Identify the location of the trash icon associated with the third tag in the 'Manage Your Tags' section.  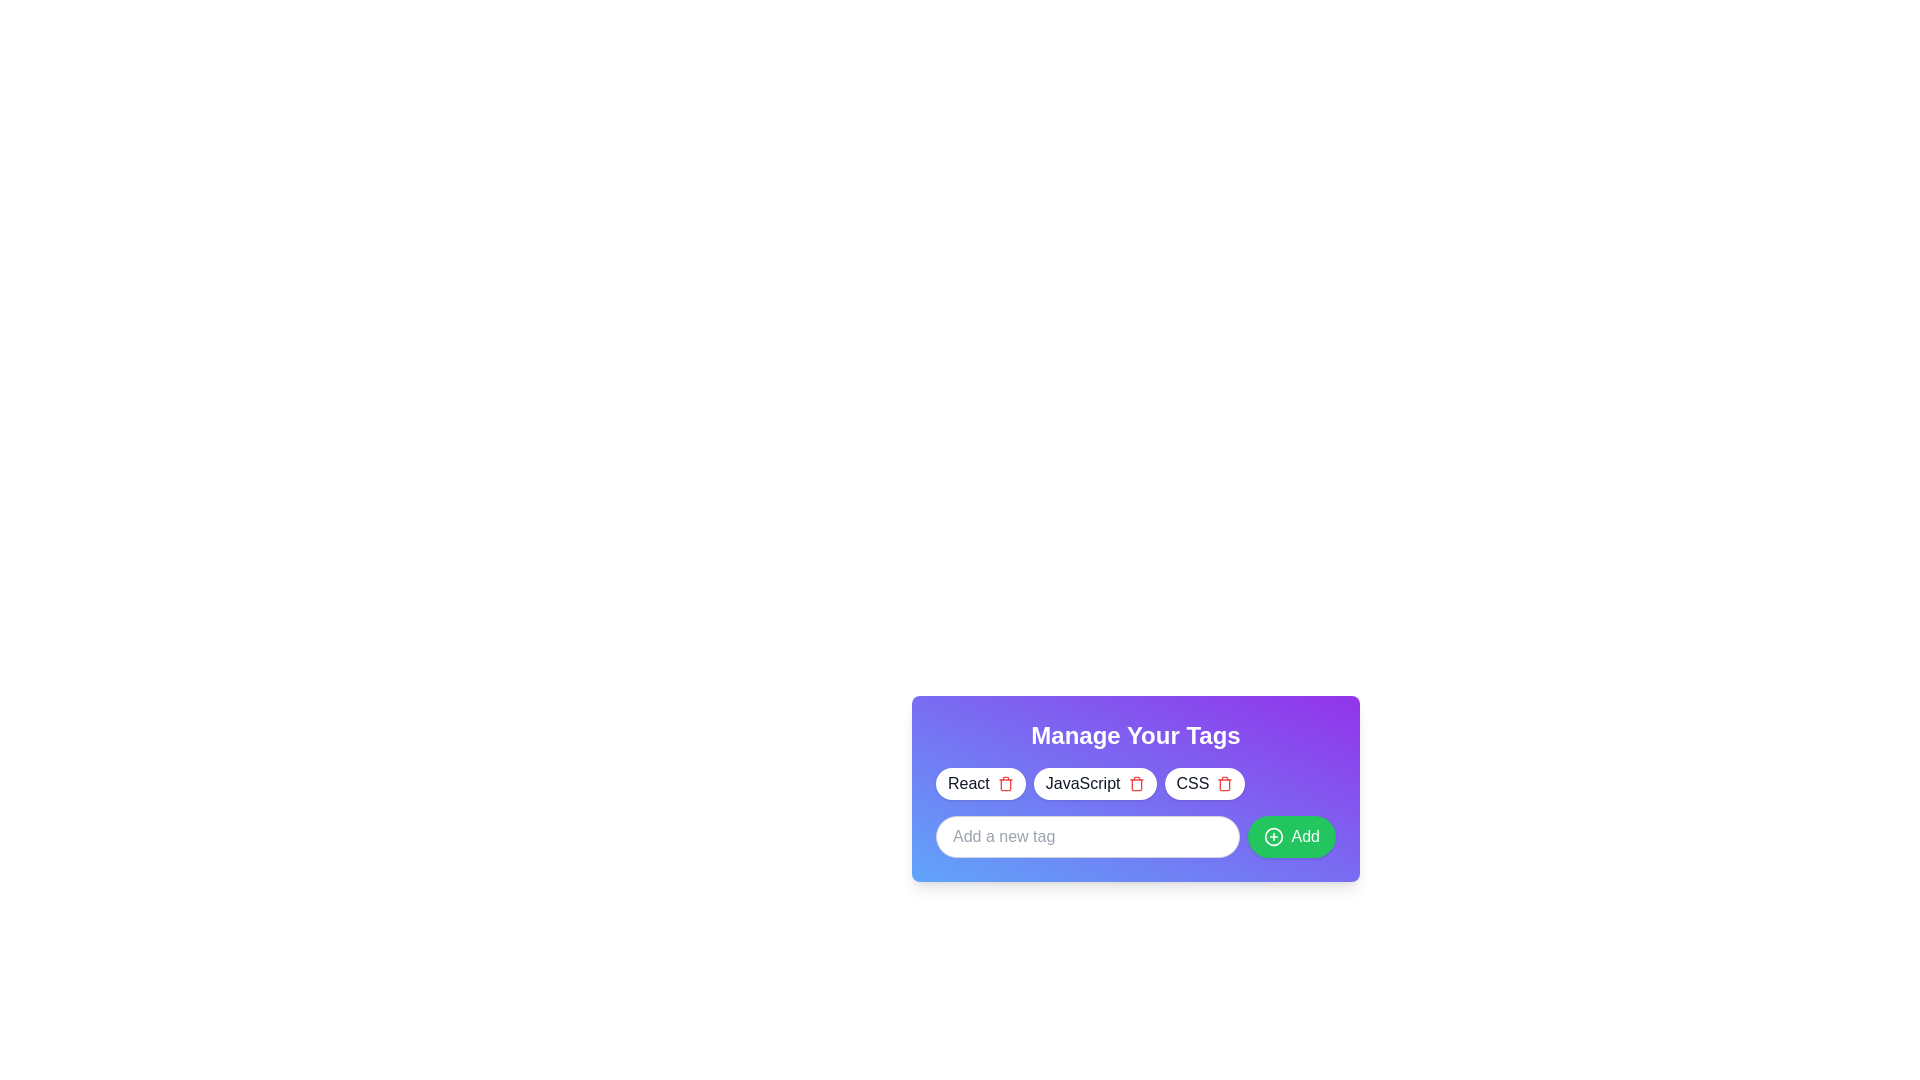
(1203, 782).